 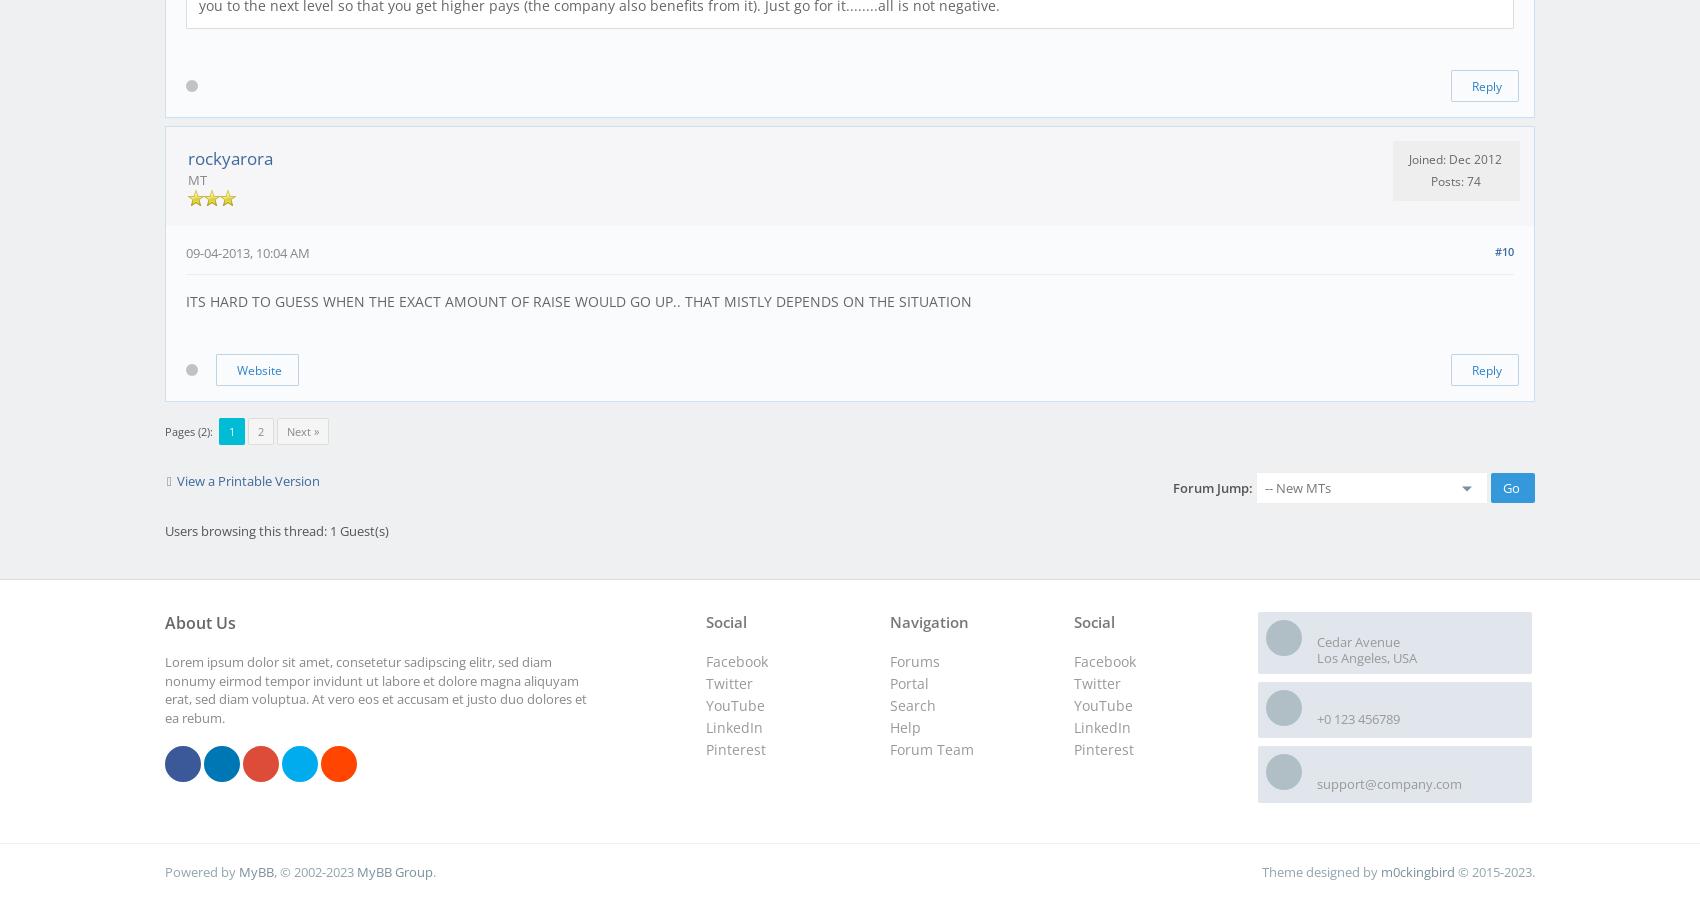 What do you see at coordinates (188, 429) in the screenshot?
I see `'Pages (2):'` at bounding box center [188, 429].